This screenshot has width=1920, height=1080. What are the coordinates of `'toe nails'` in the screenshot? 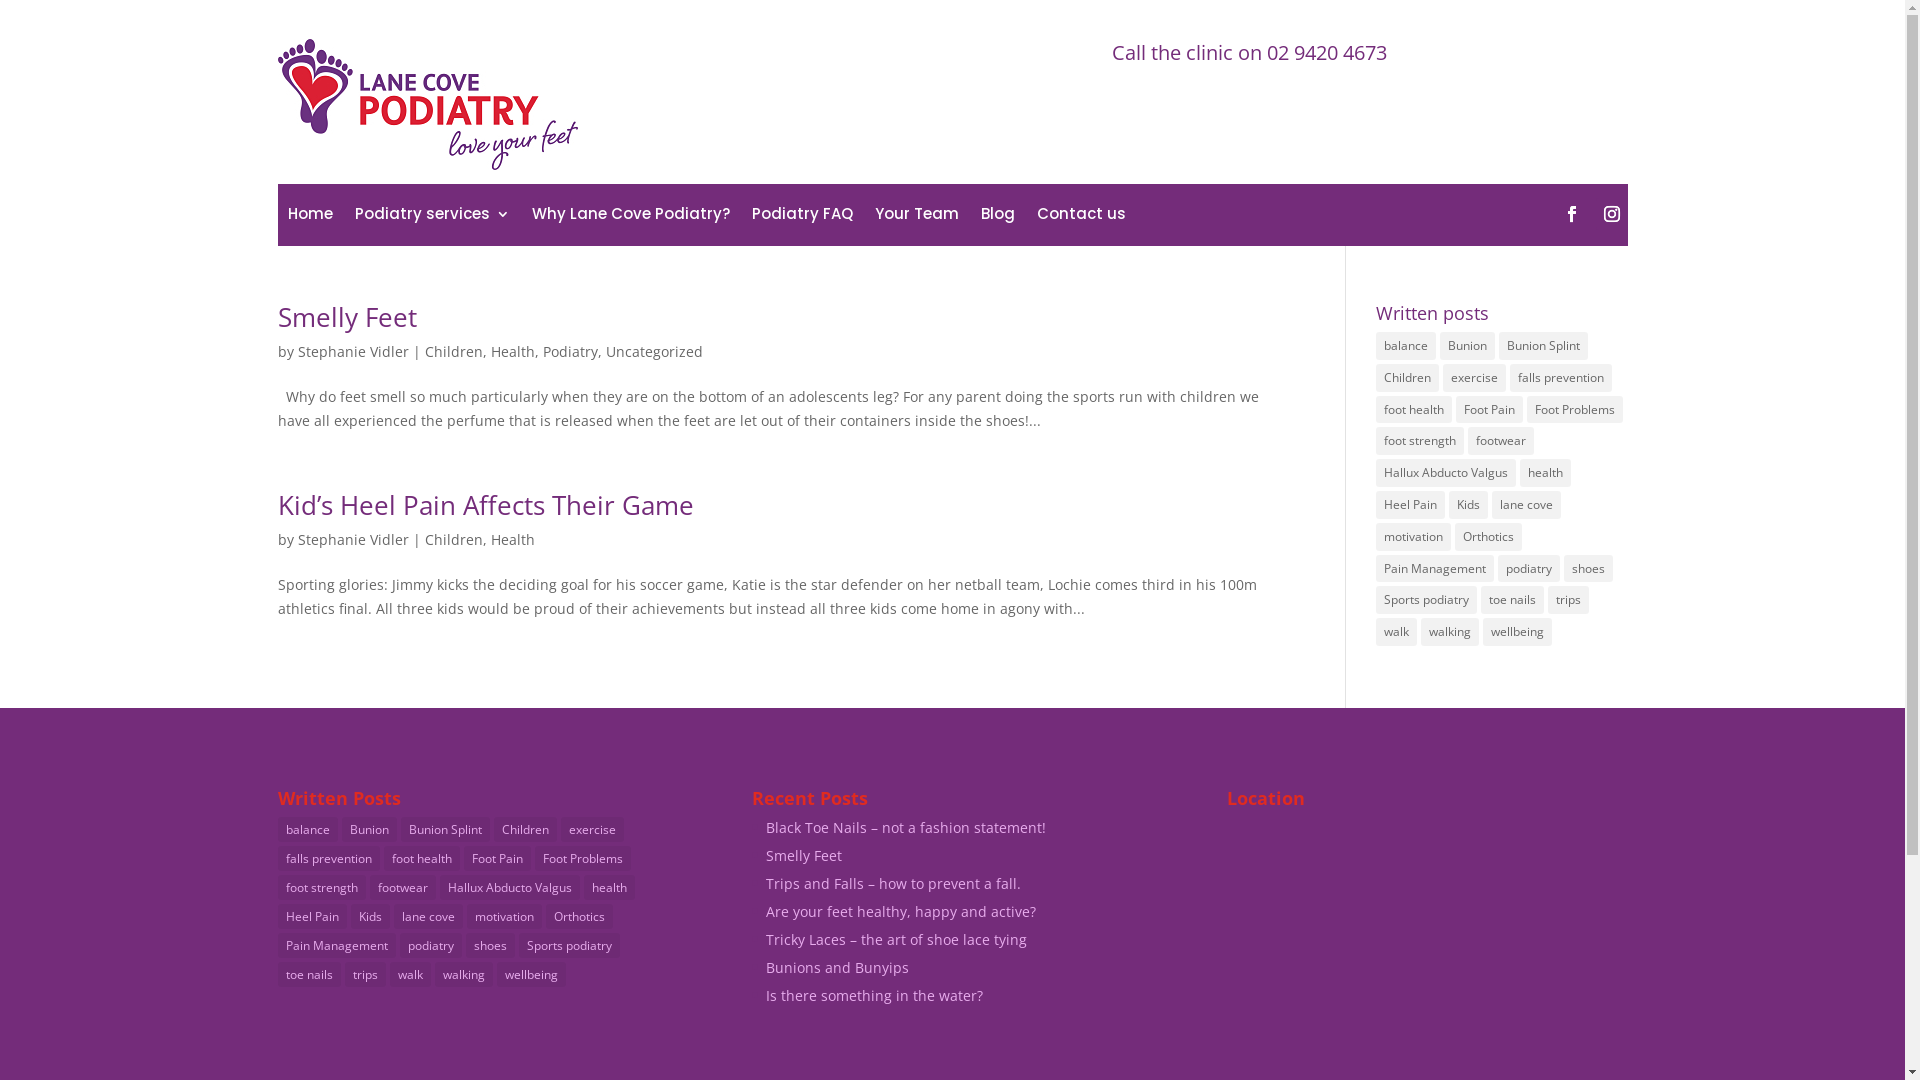 It's located at (1512, 599).